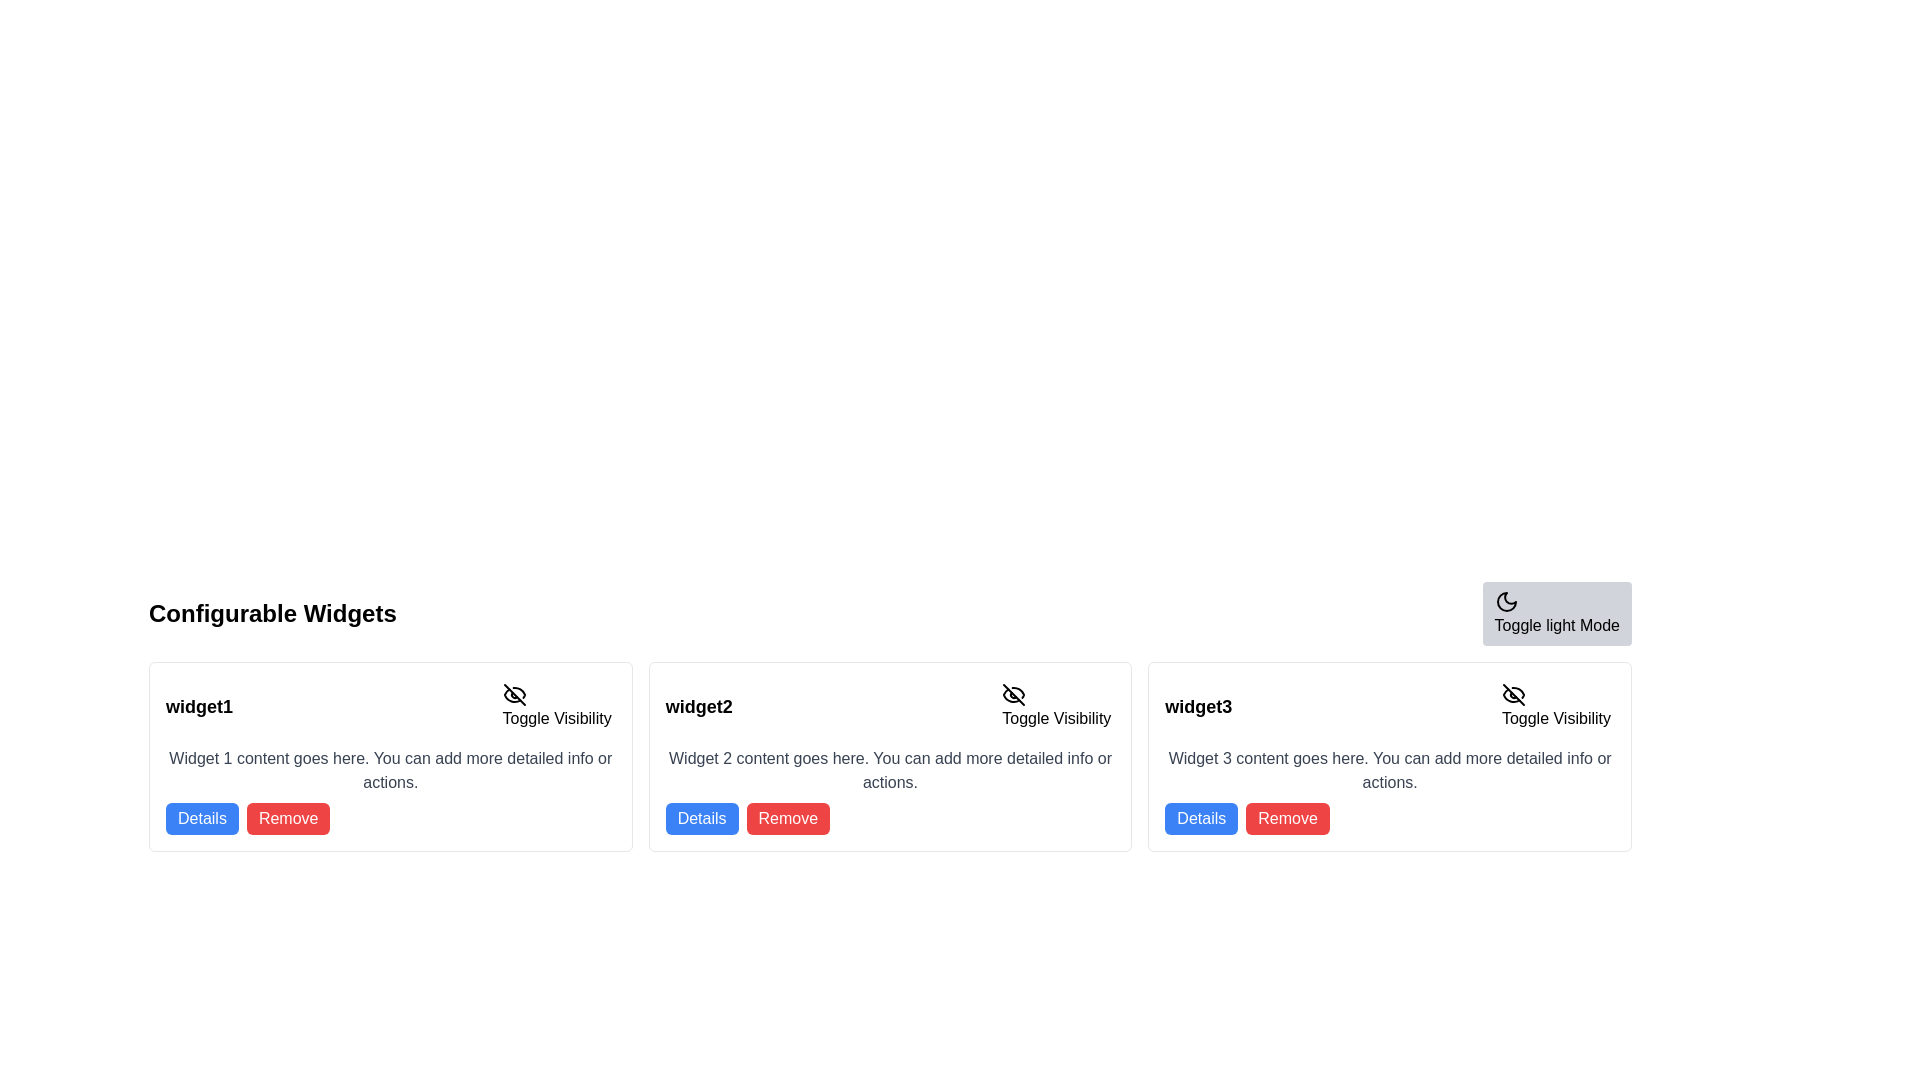  Describe the element at coordinates (1513, 693) in the screenshot. I see `the visibility toggle icon located in the 'Toggle Visibility' section of the third widget` at that location.